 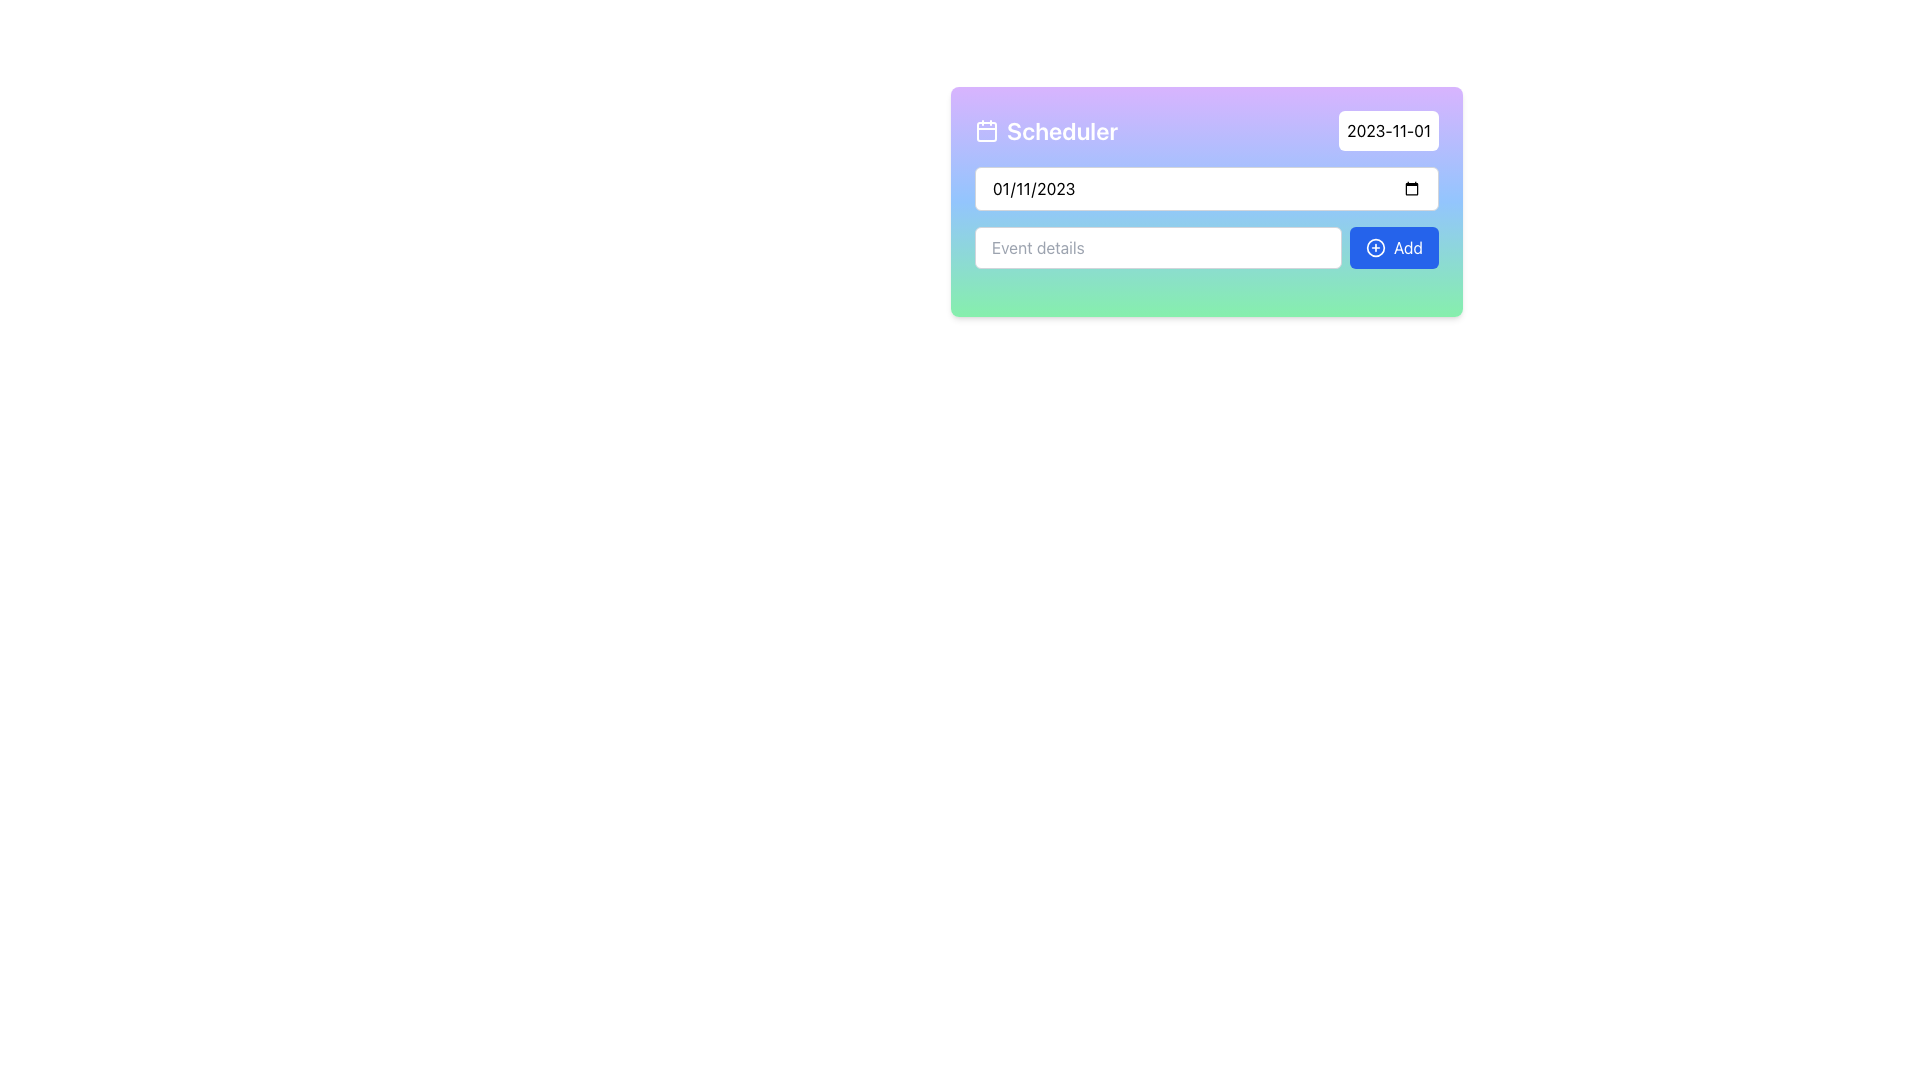 I want to click on the small square with rounded corners inside the calendar icon, located to the left of the 'Scheduler' title text, so click(x=987, y=131).